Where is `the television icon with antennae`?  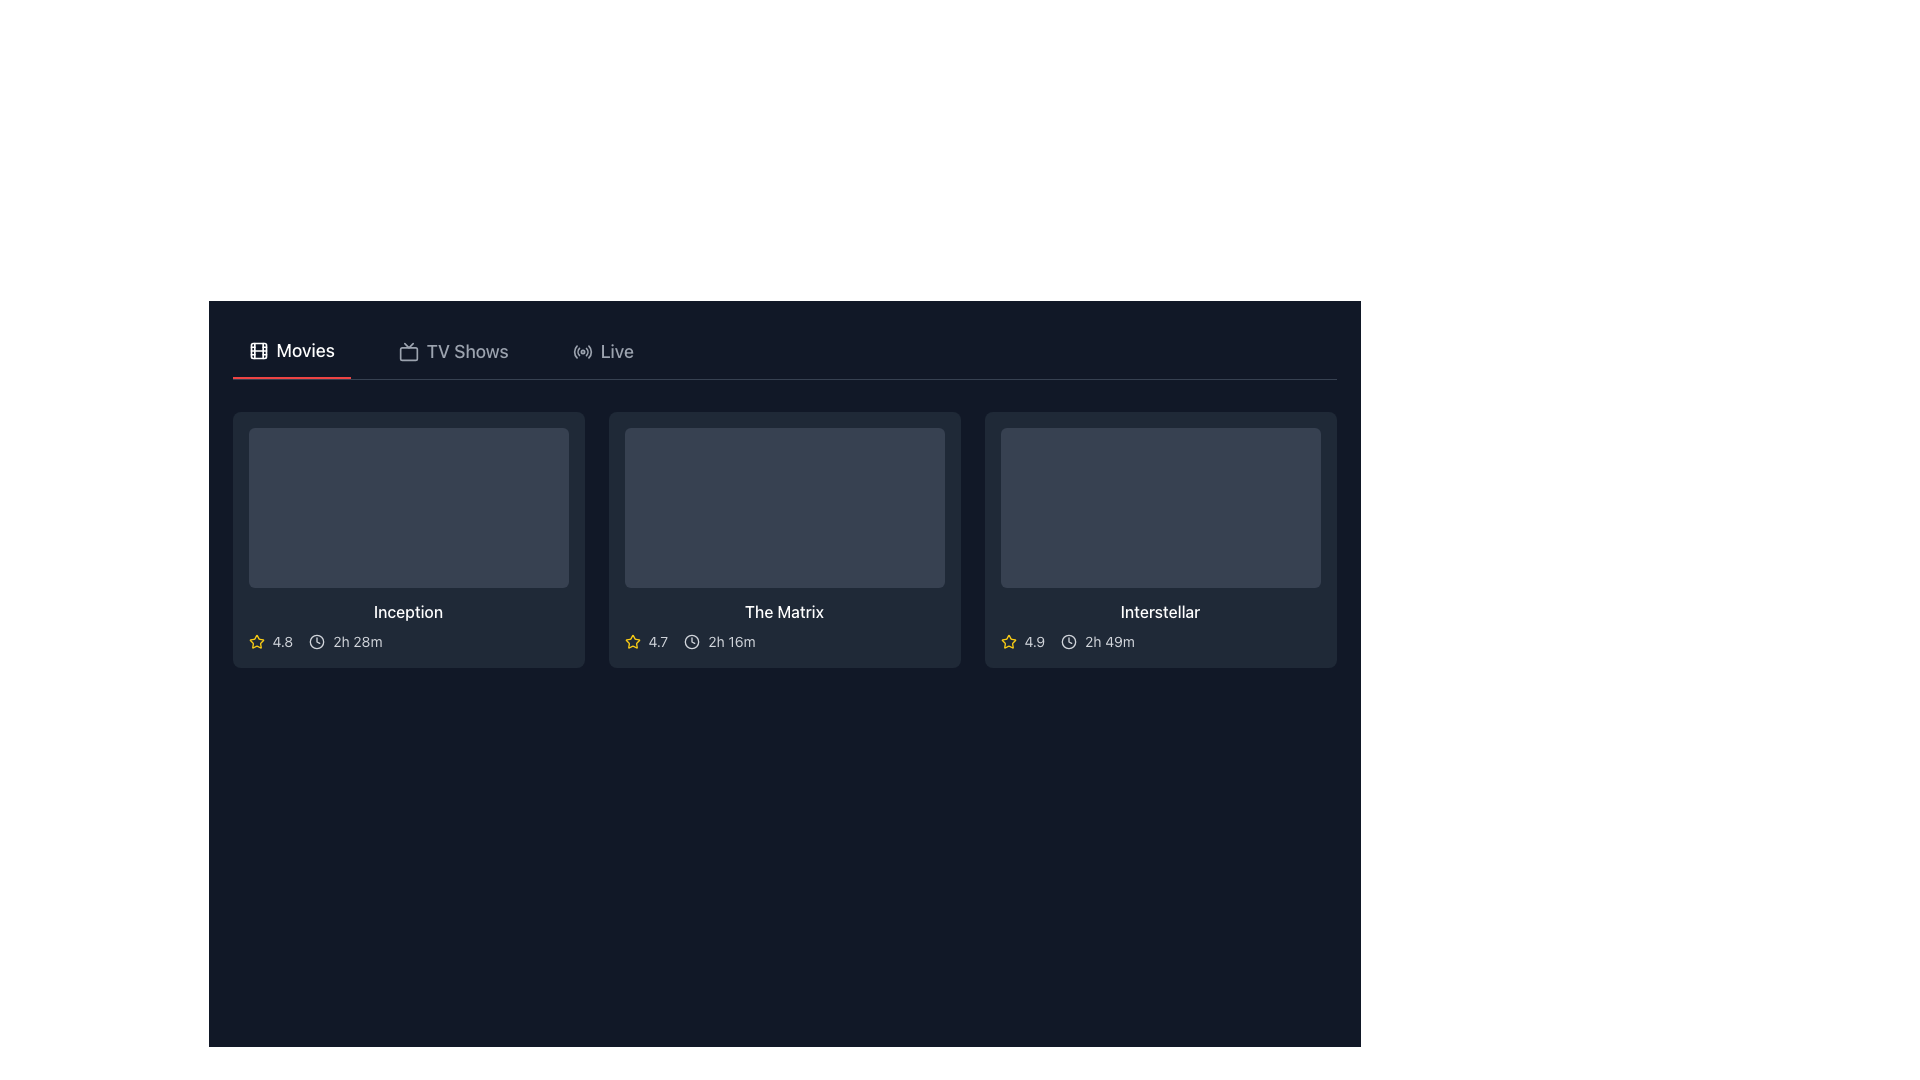 the television icon with antennae is located at coordinates (407, 350).